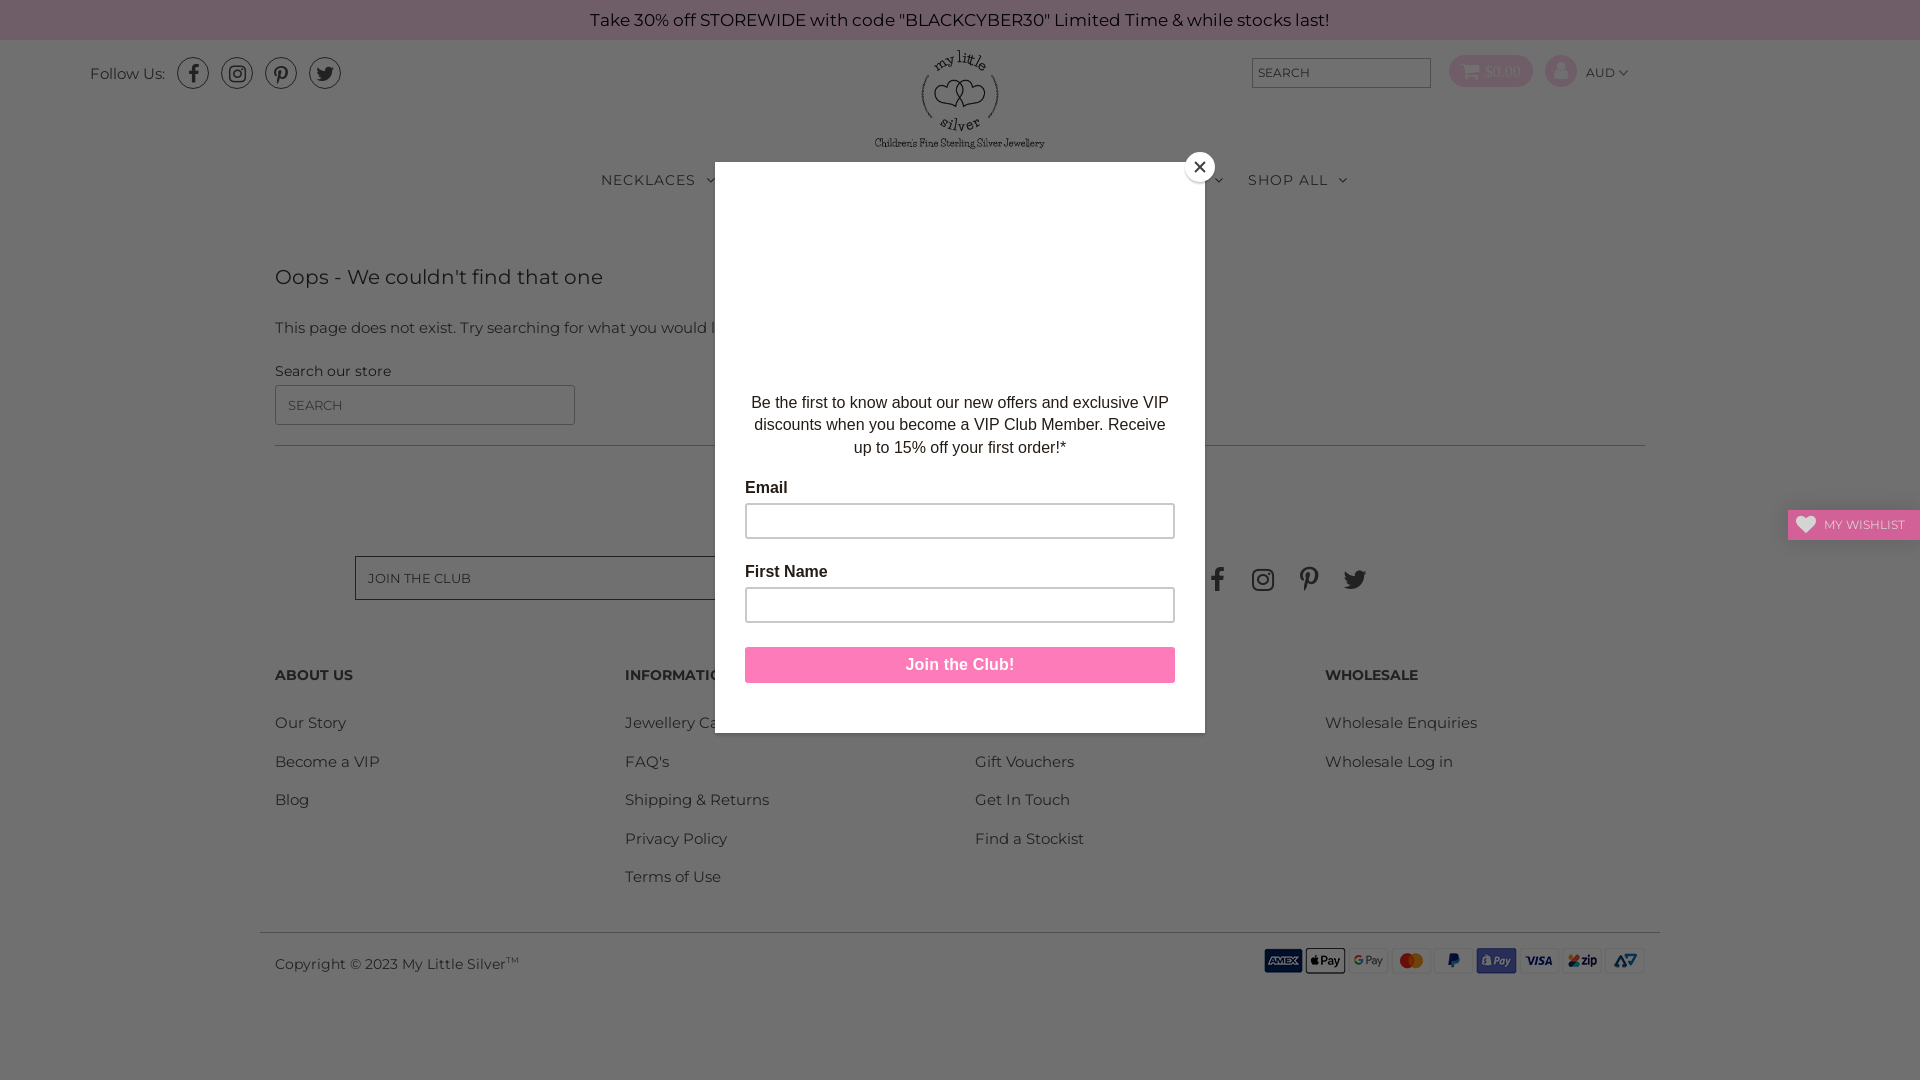  Describe the element at coordinates (1022, 798) in the screenshot. I see `'Get In Touch'` at that location.